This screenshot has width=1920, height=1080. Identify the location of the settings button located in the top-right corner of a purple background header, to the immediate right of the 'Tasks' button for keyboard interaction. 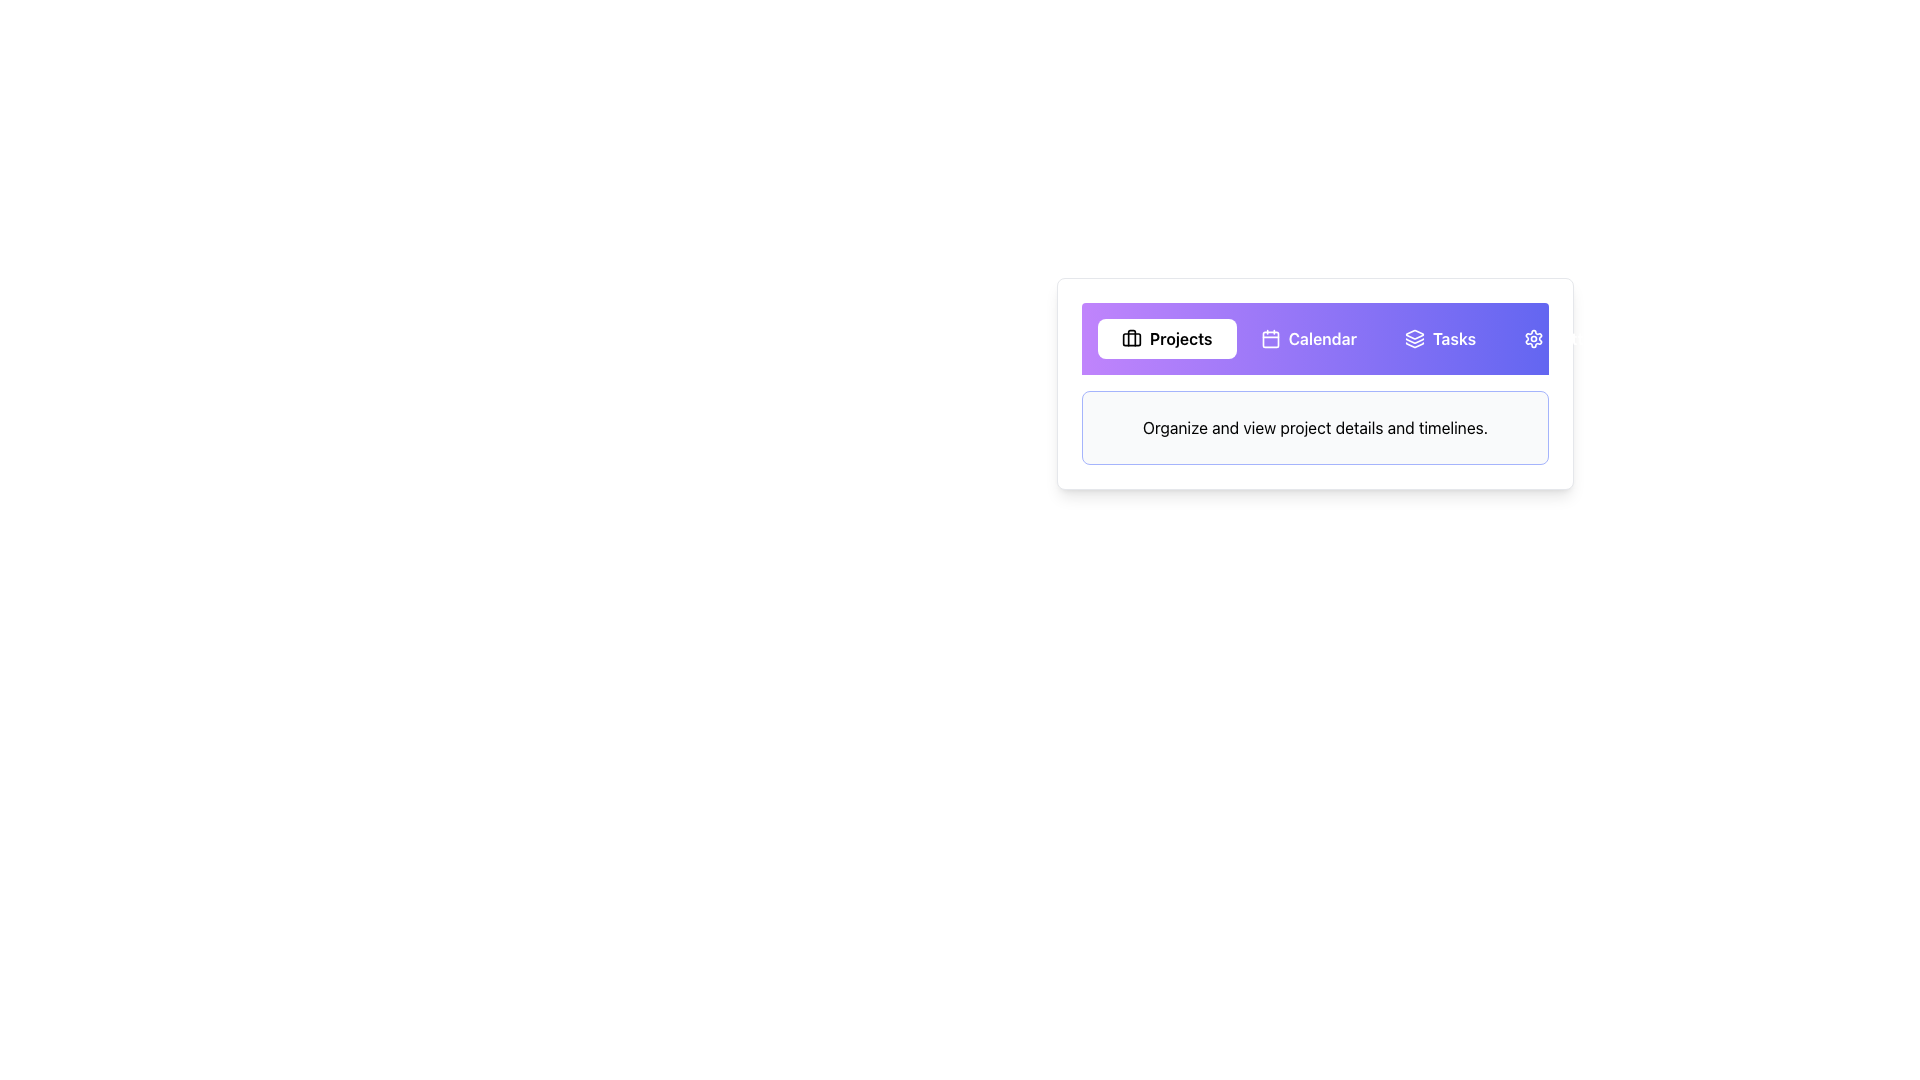
(1568, 338).